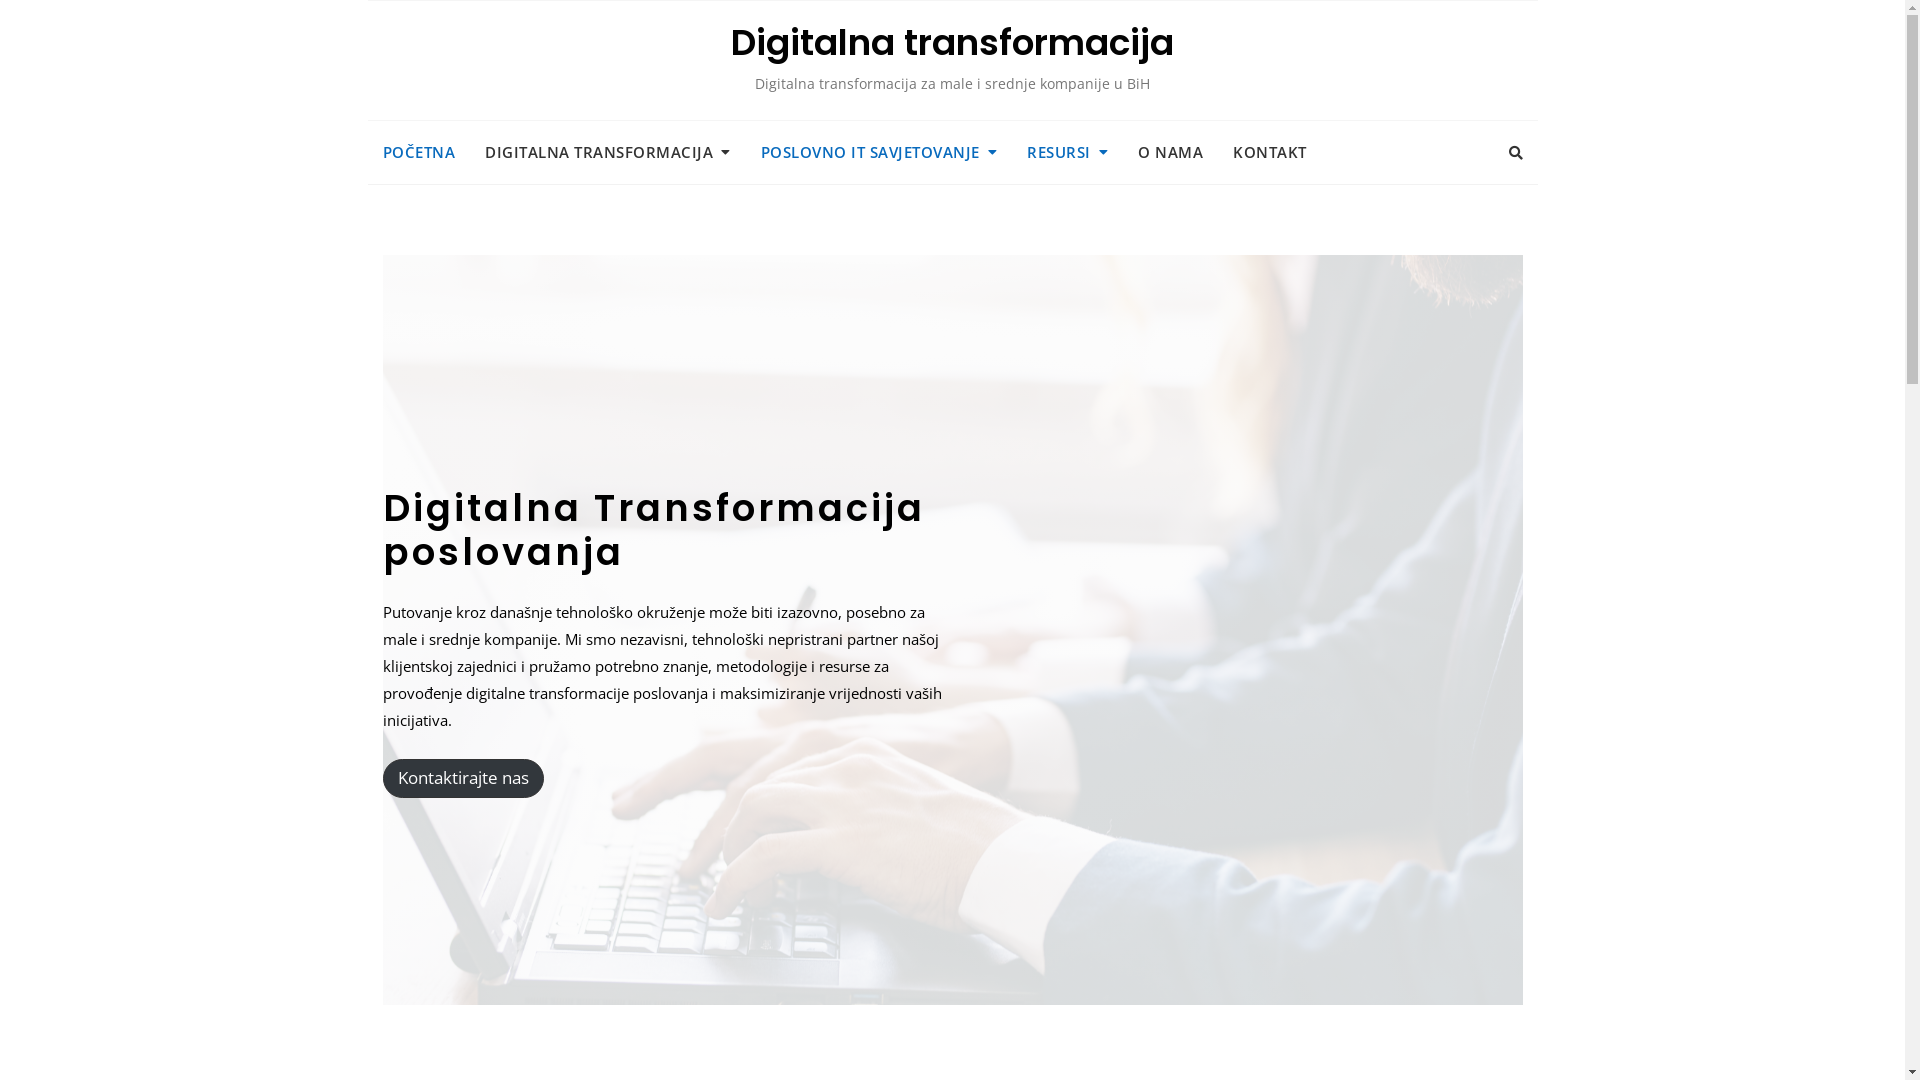 This screenshot has height=1080, width=1920. What do you see at coordinates (729, 42) in the screenshot?
I see `'Digitalna transformacija'` at bounding box center [729, 42].